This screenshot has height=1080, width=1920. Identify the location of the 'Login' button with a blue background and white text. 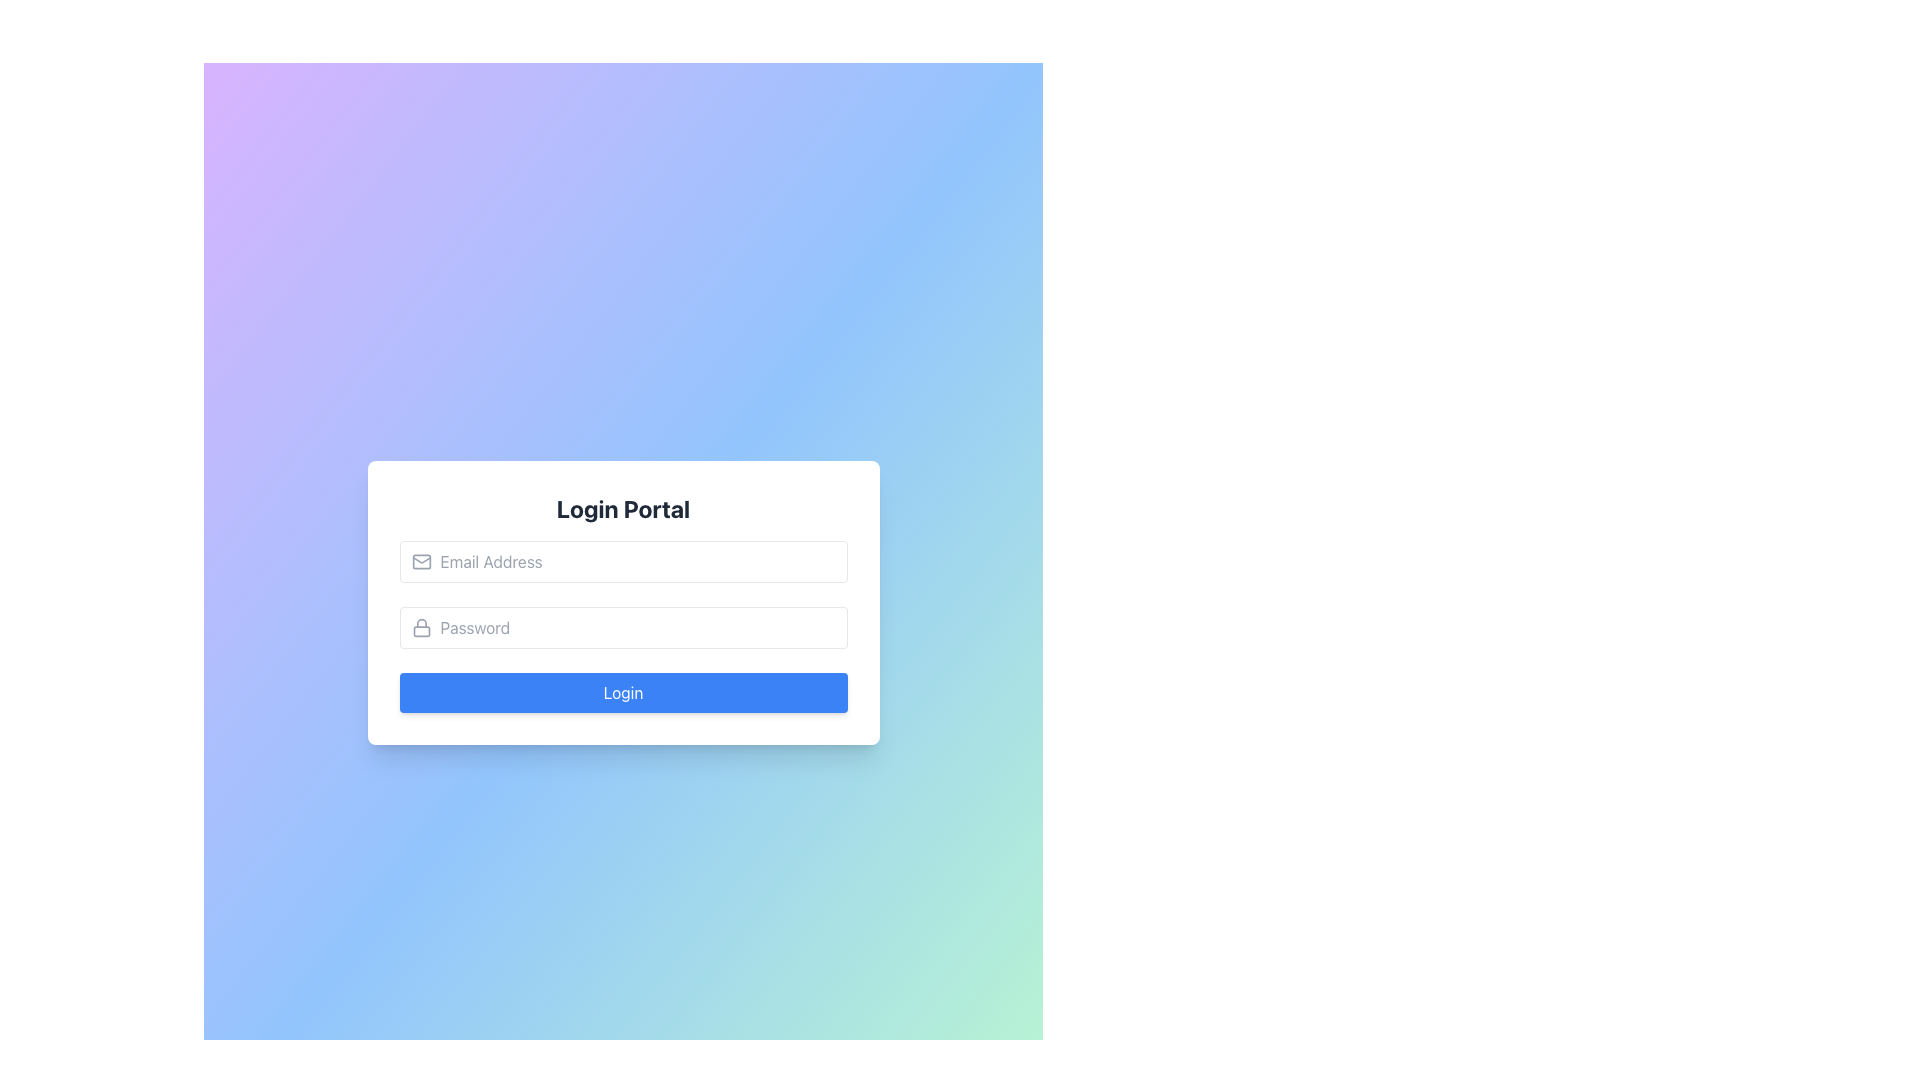
(622, 692).